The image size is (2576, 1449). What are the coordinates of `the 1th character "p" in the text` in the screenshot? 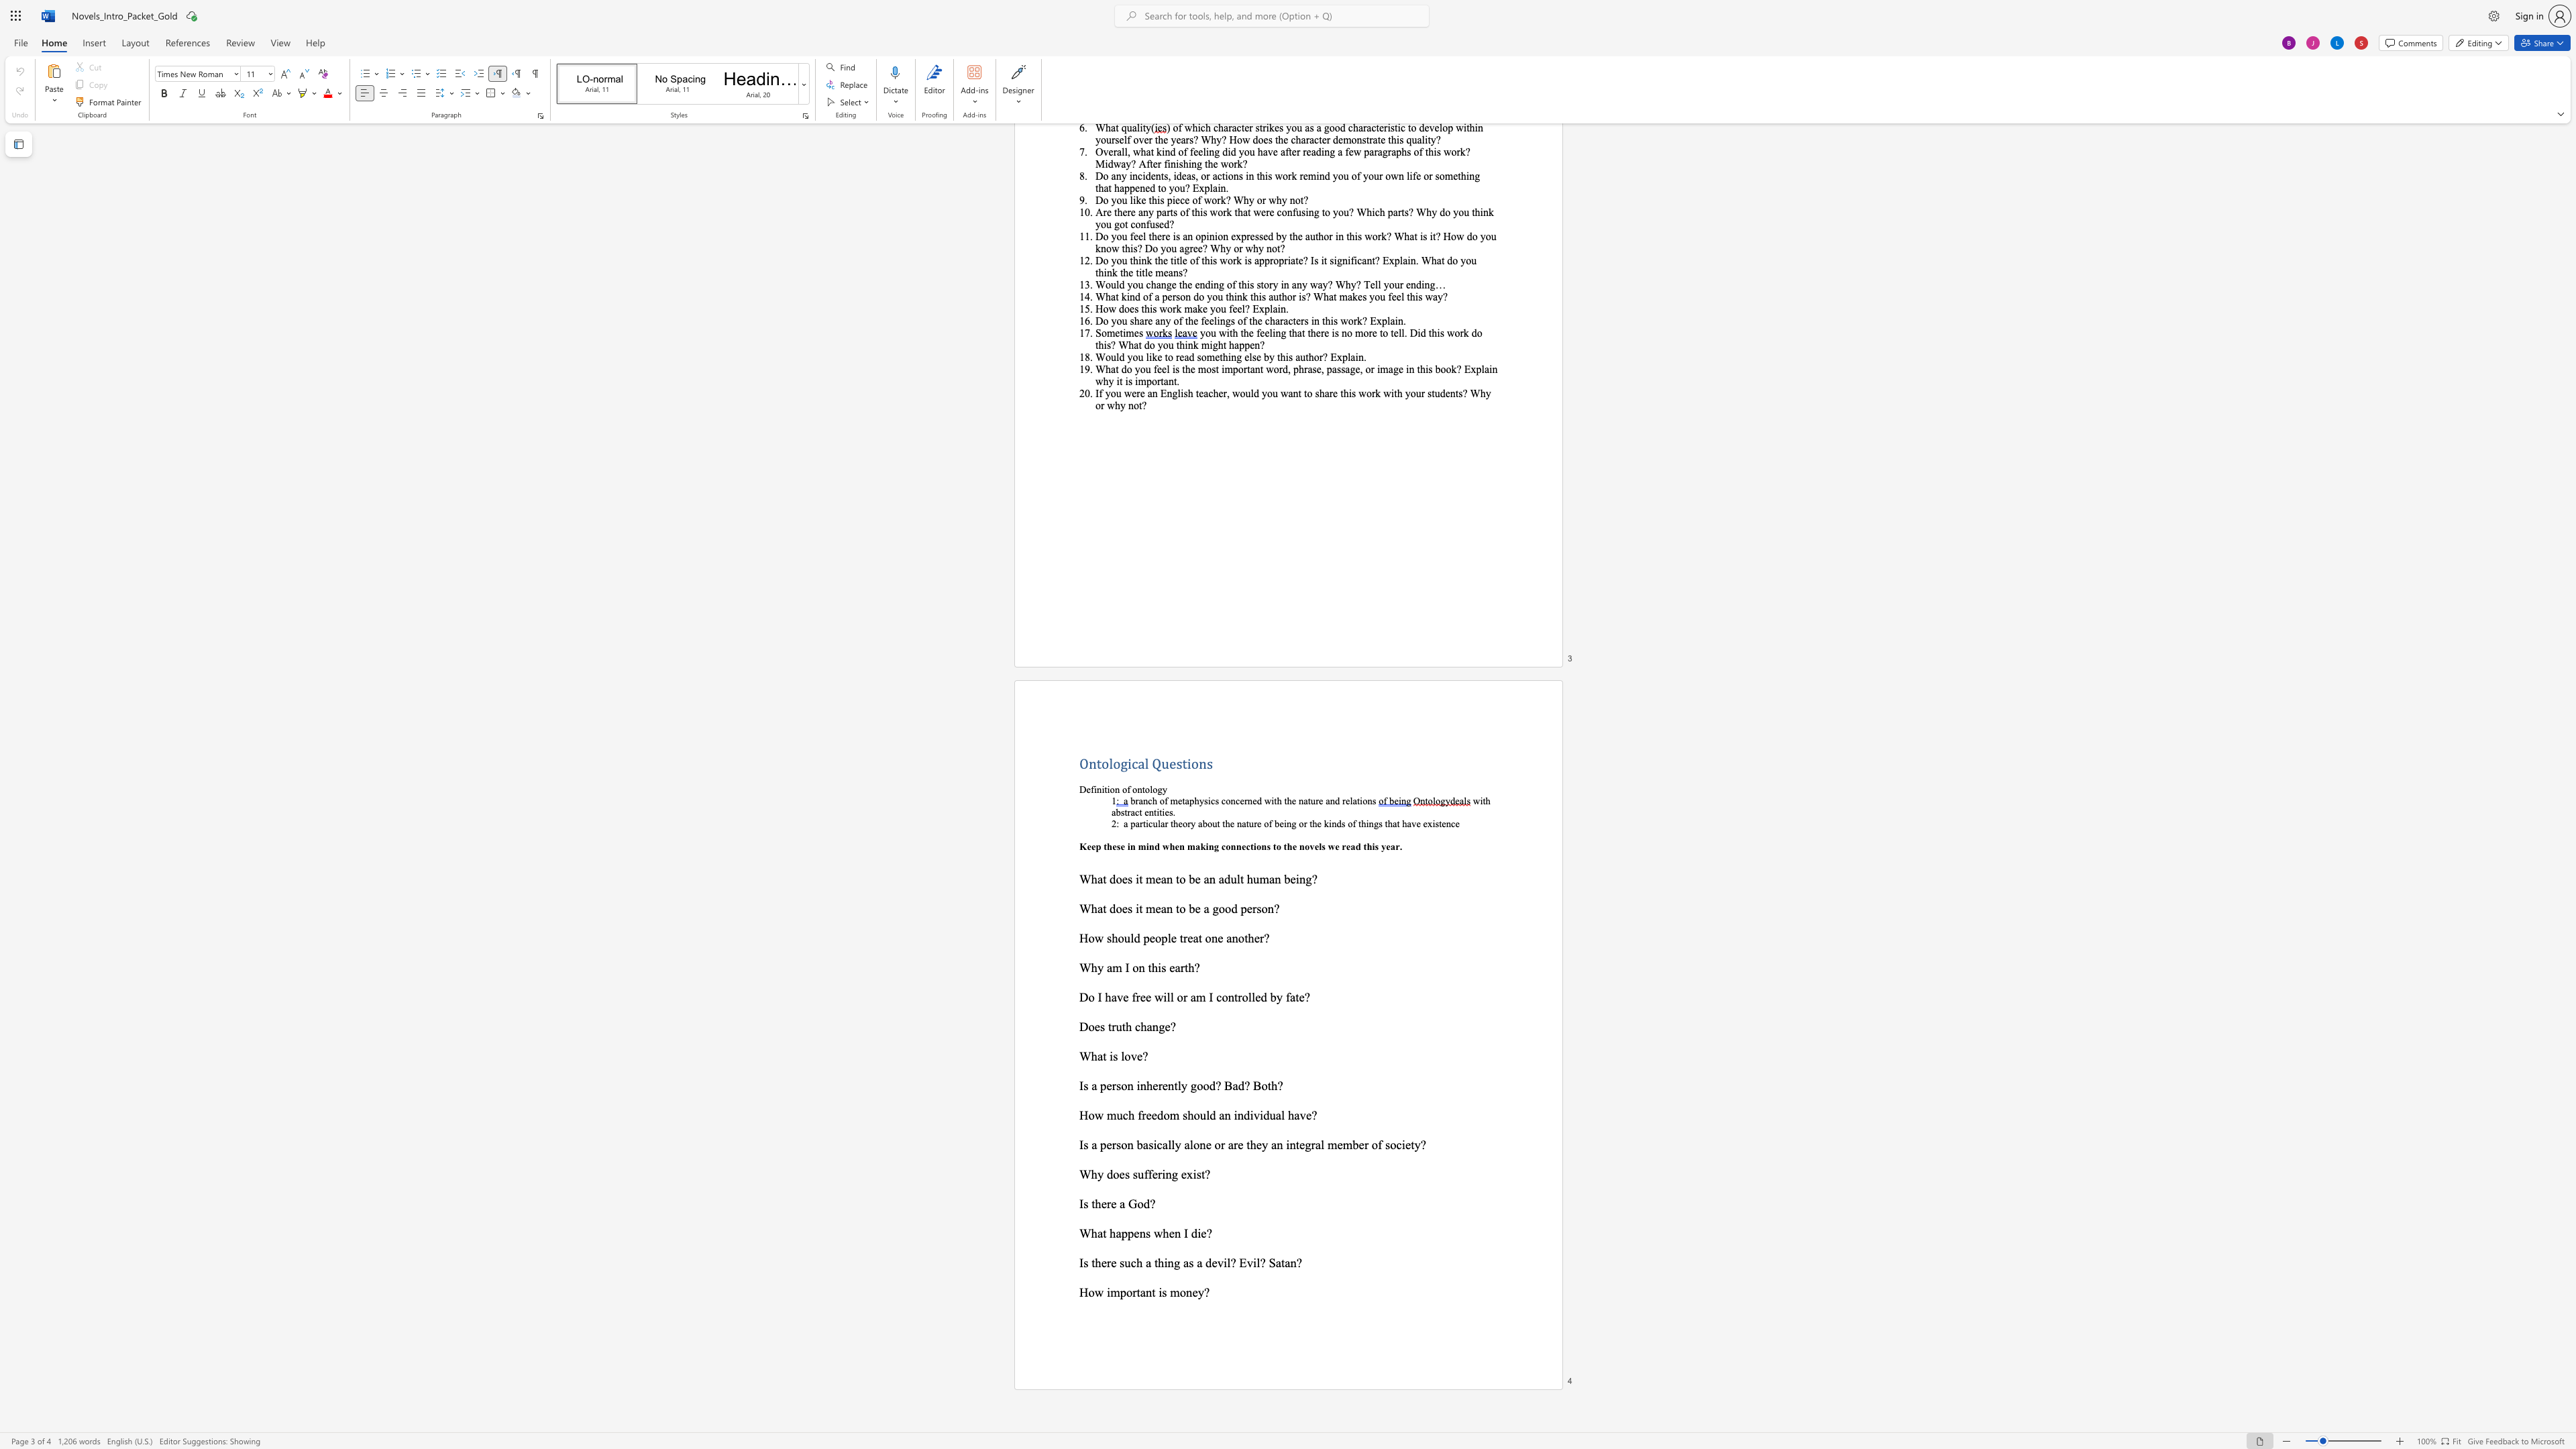 It's located at (1132, 822).